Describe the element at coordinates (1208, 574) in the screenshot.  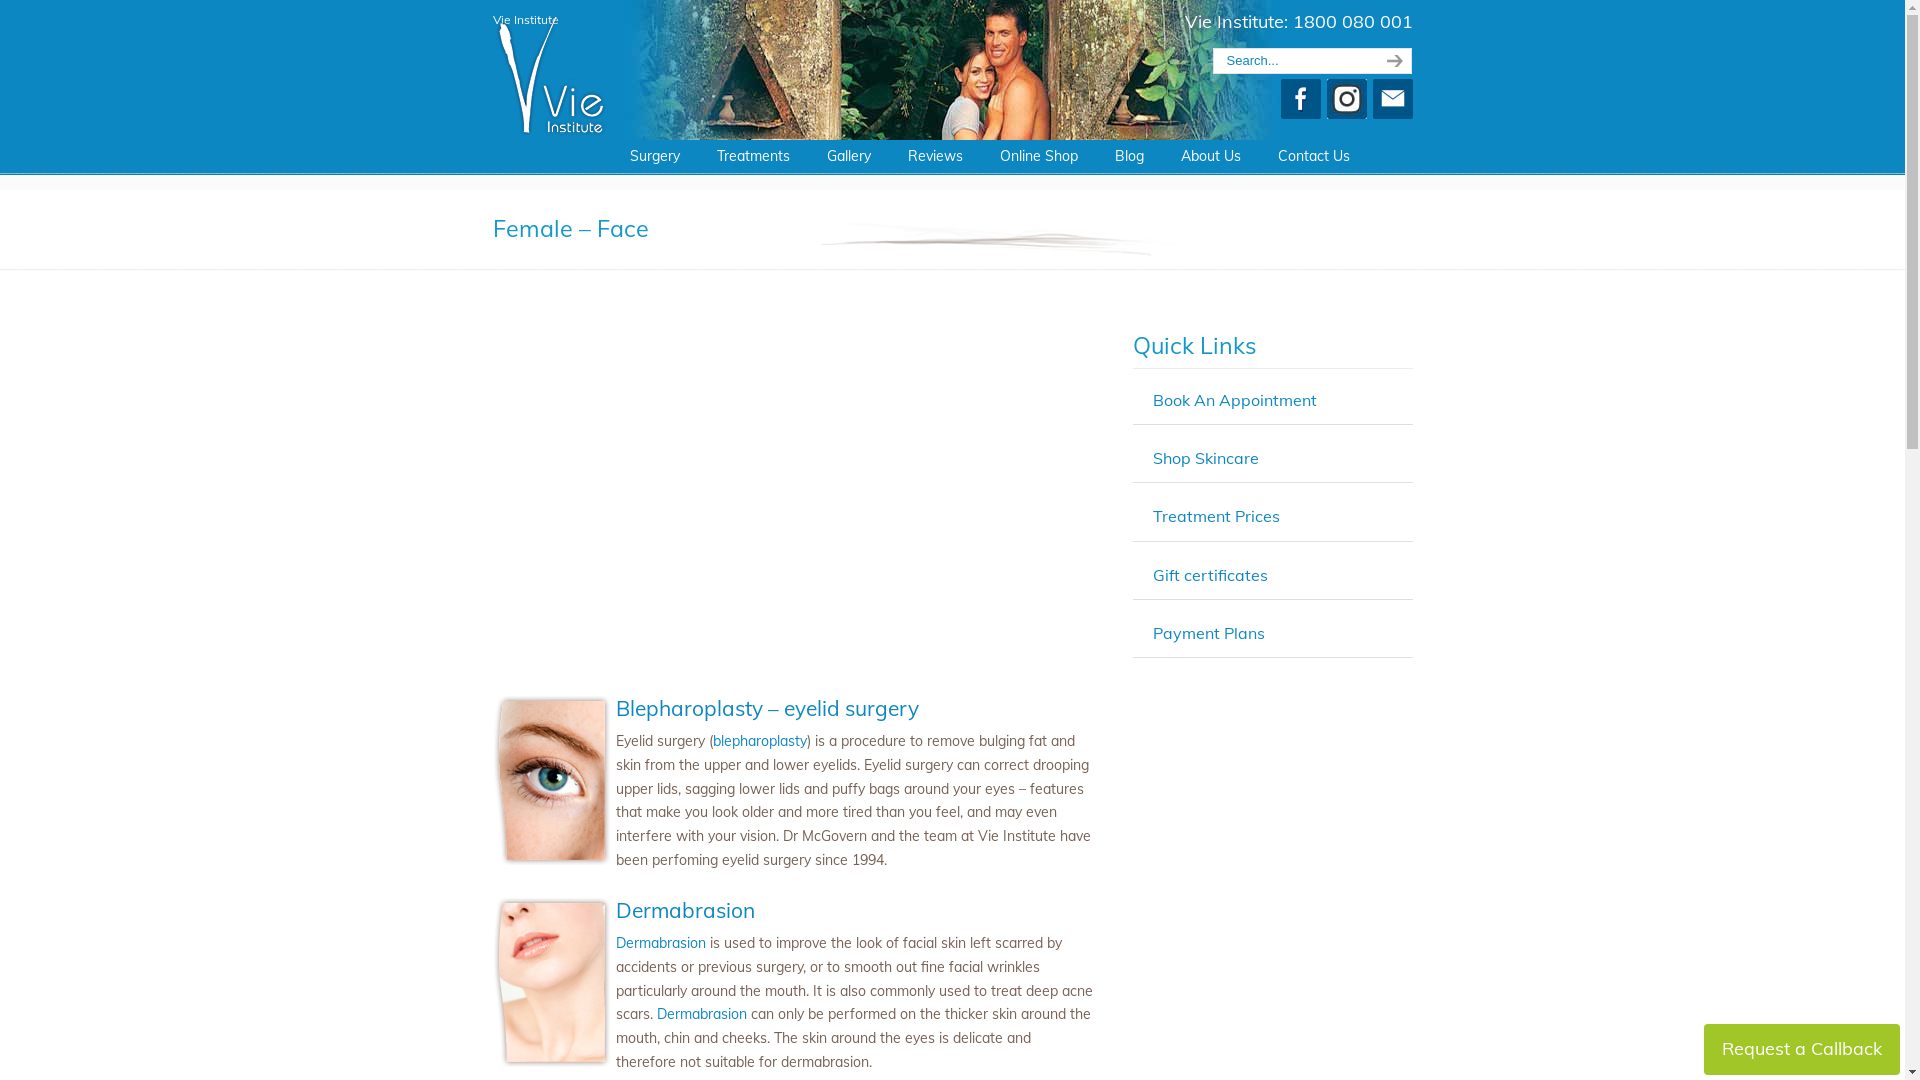
I see `'Gift certificates'` at that location.